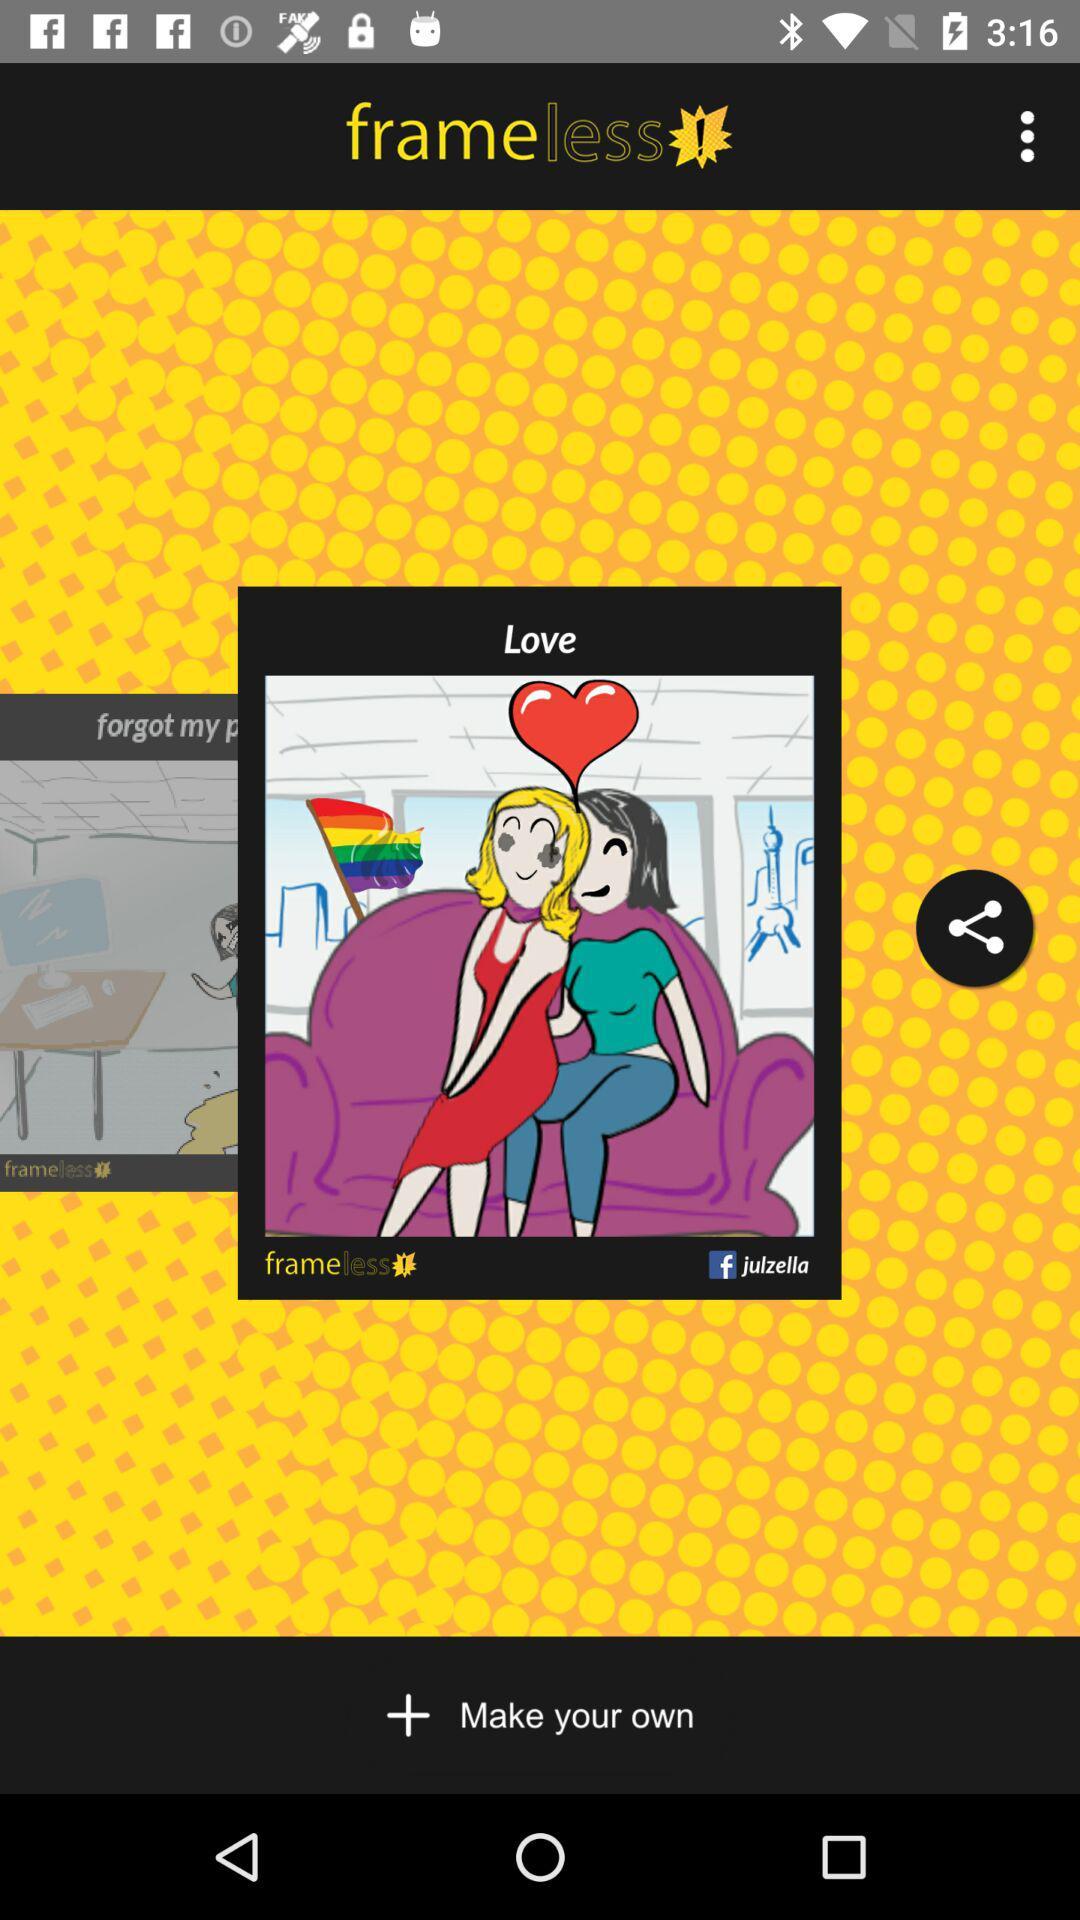 Image resolution: width=1080 pixels, height=1920 pixels. I want to click on share, so click(973, 927).